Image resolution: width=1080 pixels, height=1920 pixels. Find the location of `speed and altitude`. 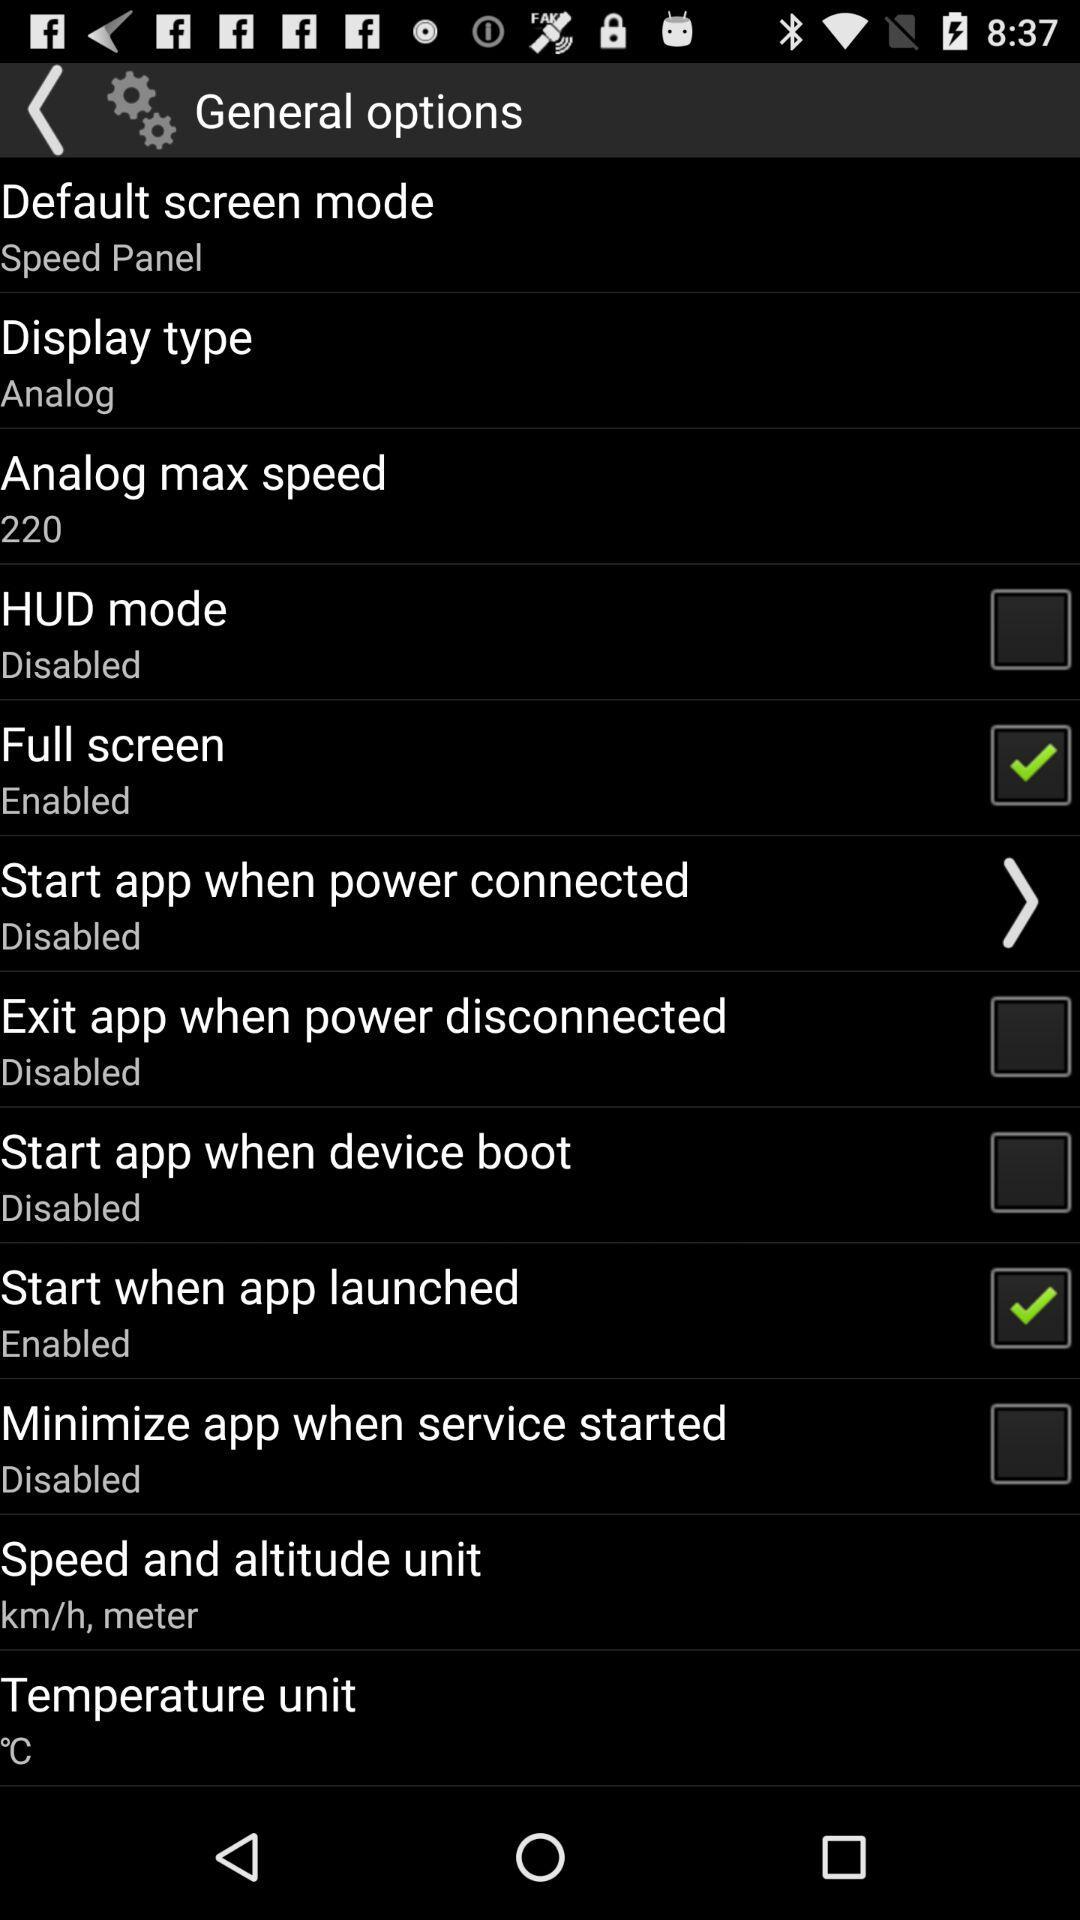

speed and altitude is located at coordinates (240, 1556).